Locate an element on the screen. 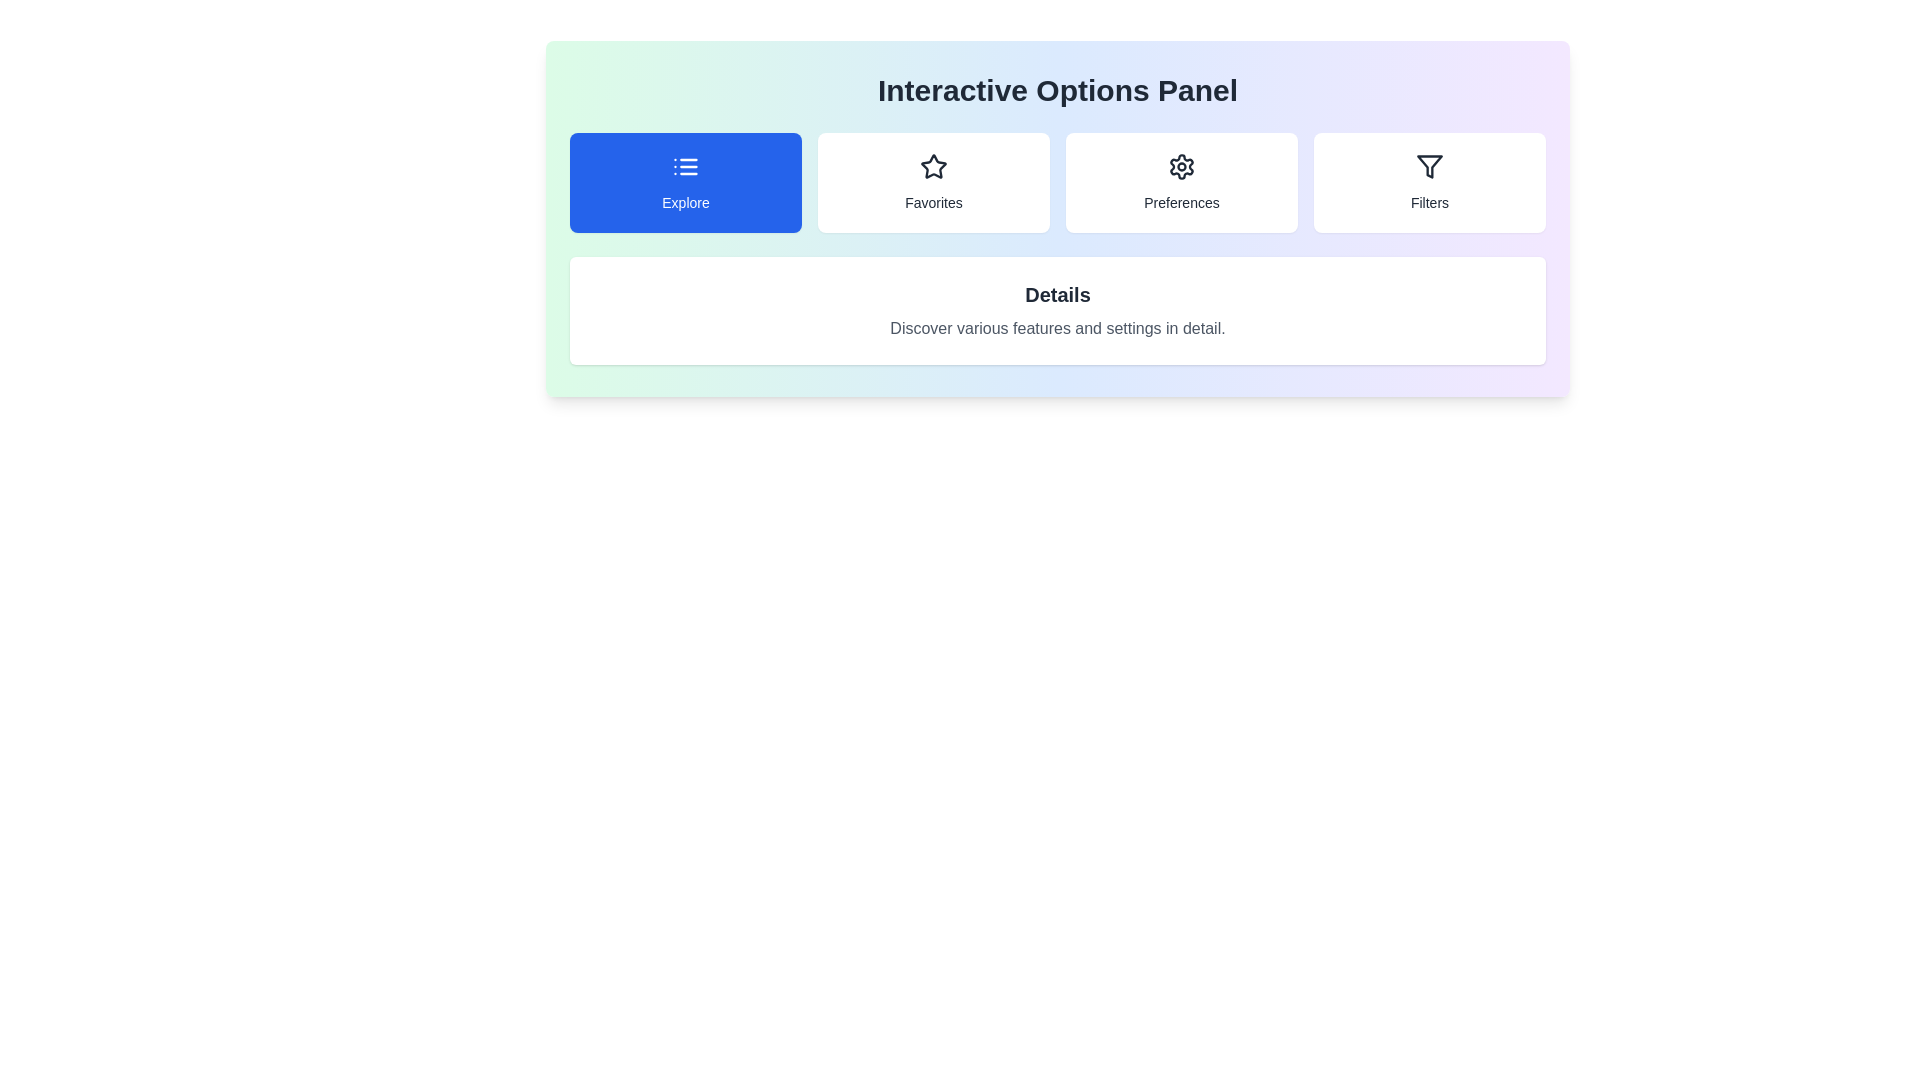  the filtering tool icon located in the top right corner of the Filters section in the Interactive Options Panel is located at coordinates (1429, 165).